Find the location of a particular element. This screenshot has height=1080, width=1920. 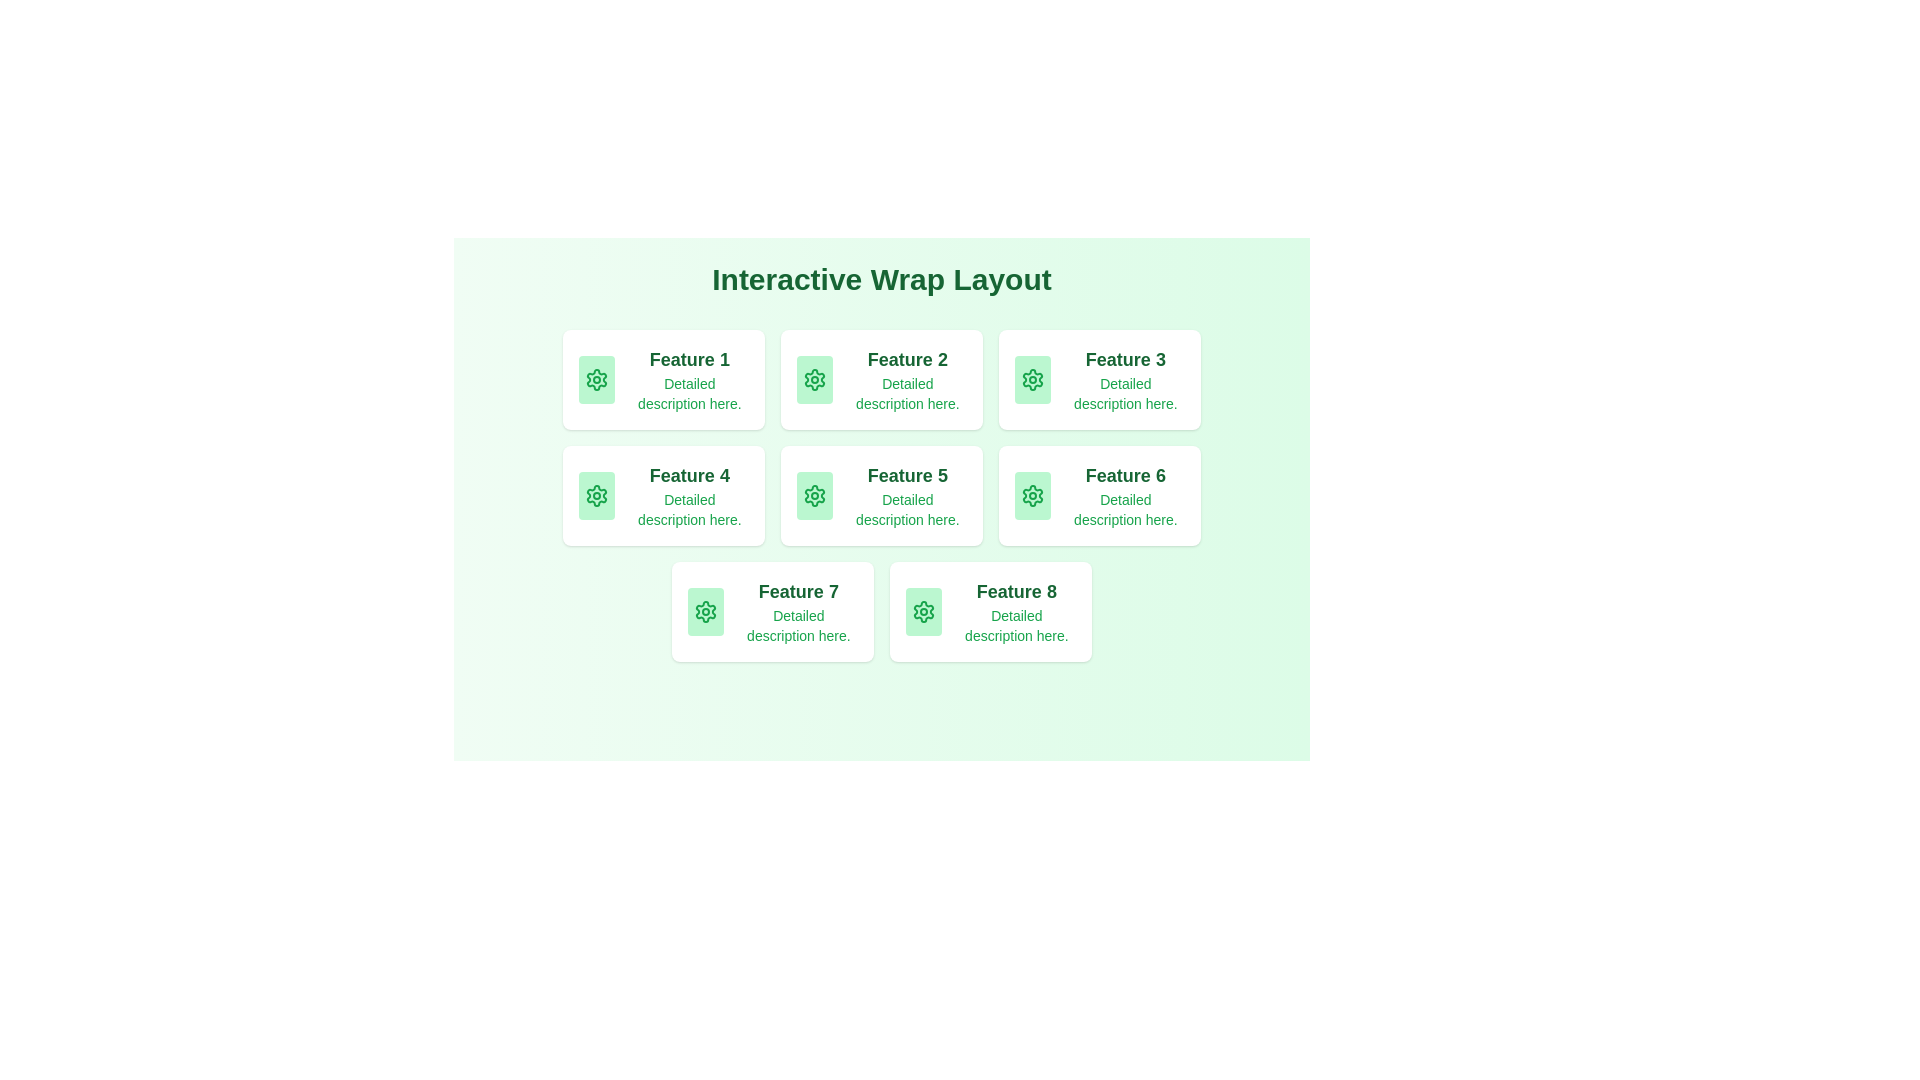

the center of the green gear icon in the second row, second column of the grid layout is located at coordinates (814, 380).